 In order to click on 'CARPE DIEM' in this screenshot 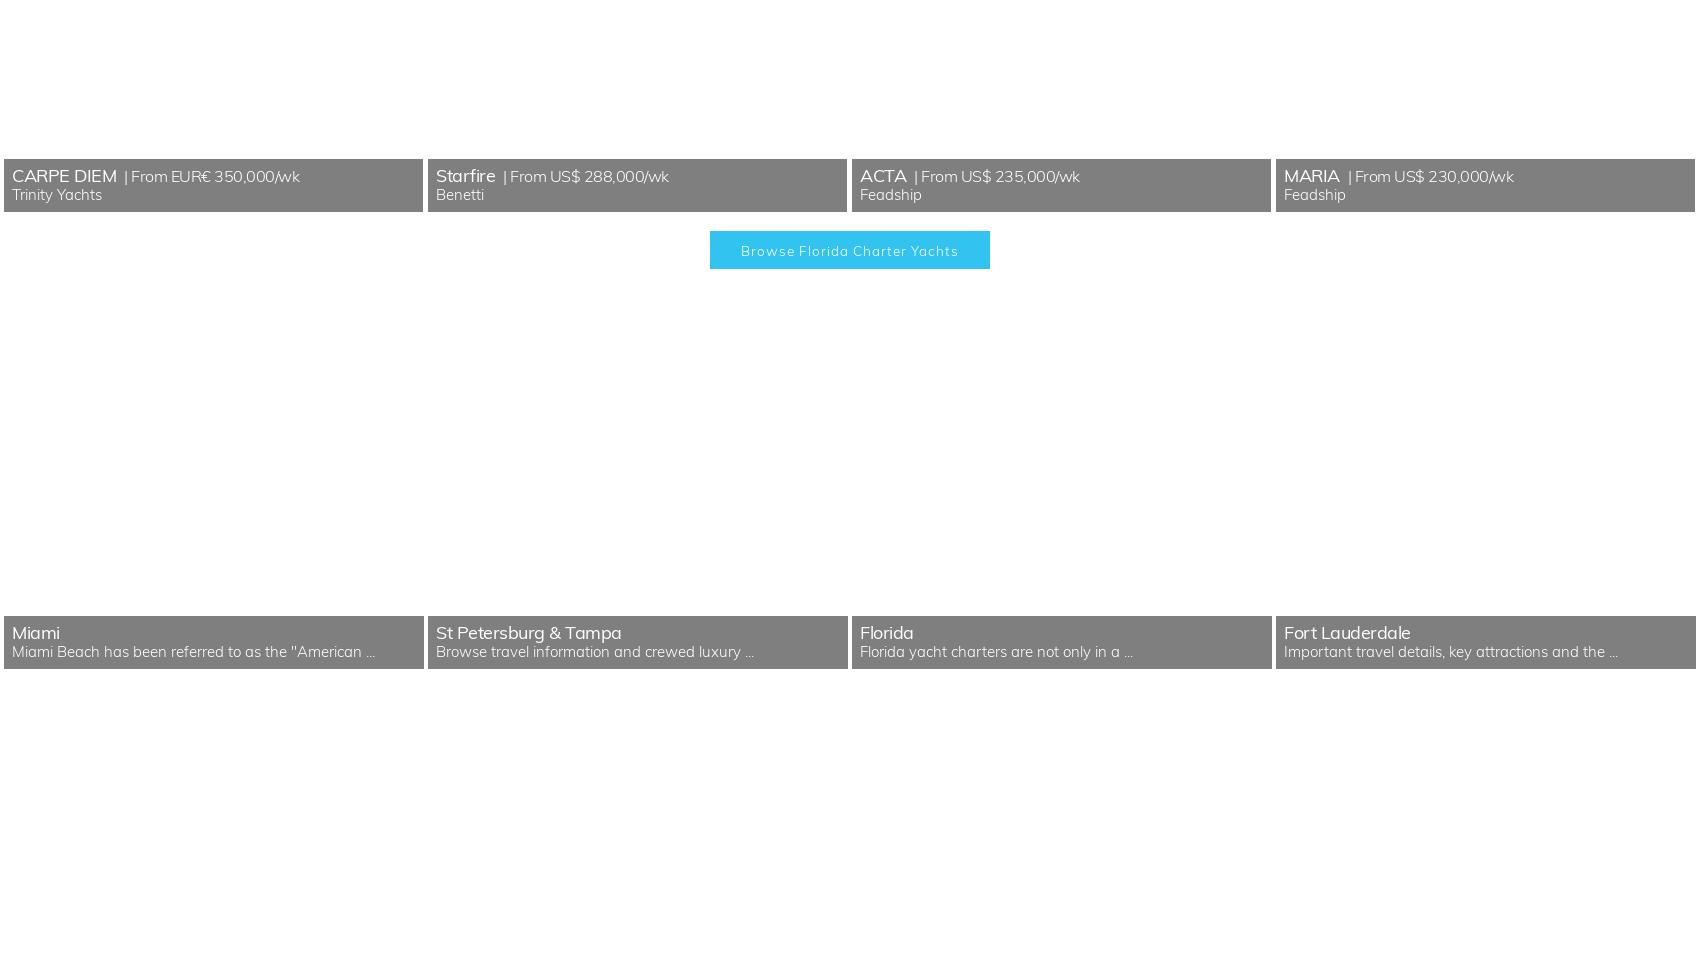, I will do `click(63, 174)`.